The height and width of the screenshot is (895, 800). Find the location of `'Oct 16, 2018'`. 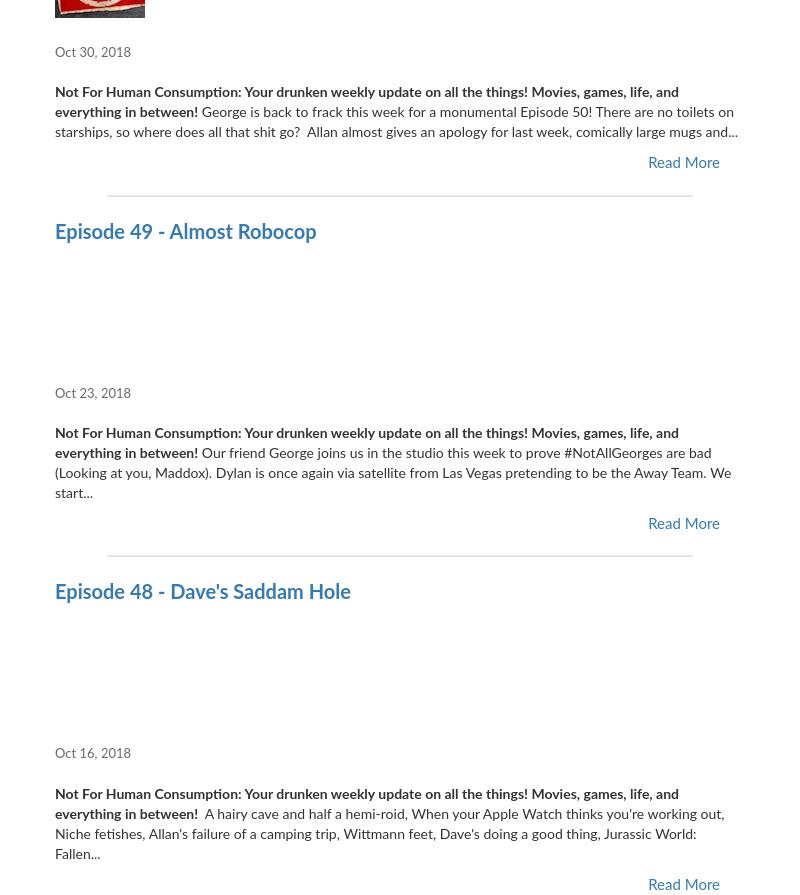

'Oct 16, 2018' is located at coordinates (93, 753).